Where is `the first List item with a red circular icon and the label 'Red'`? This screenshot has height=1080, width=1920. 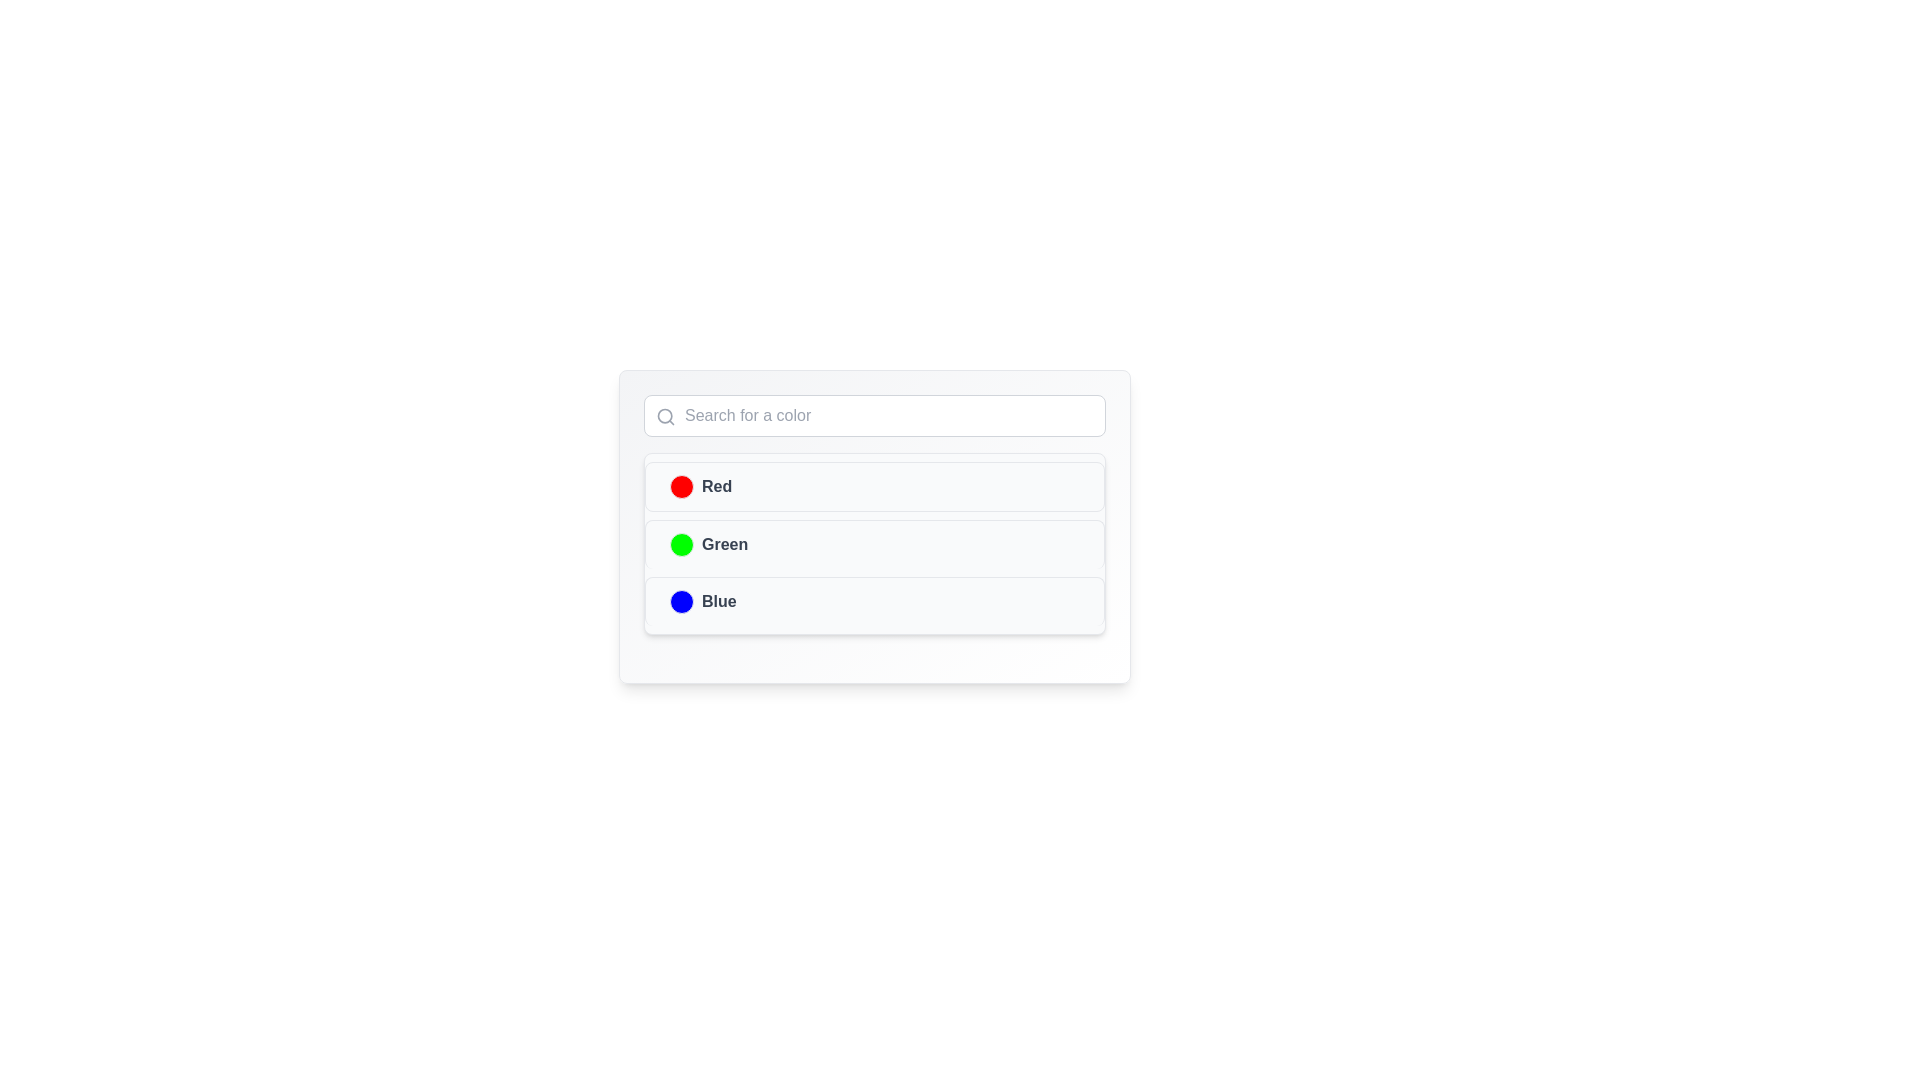 the first List item with a red circular icon and the label 'Red' is located at coordinates (701, 486).